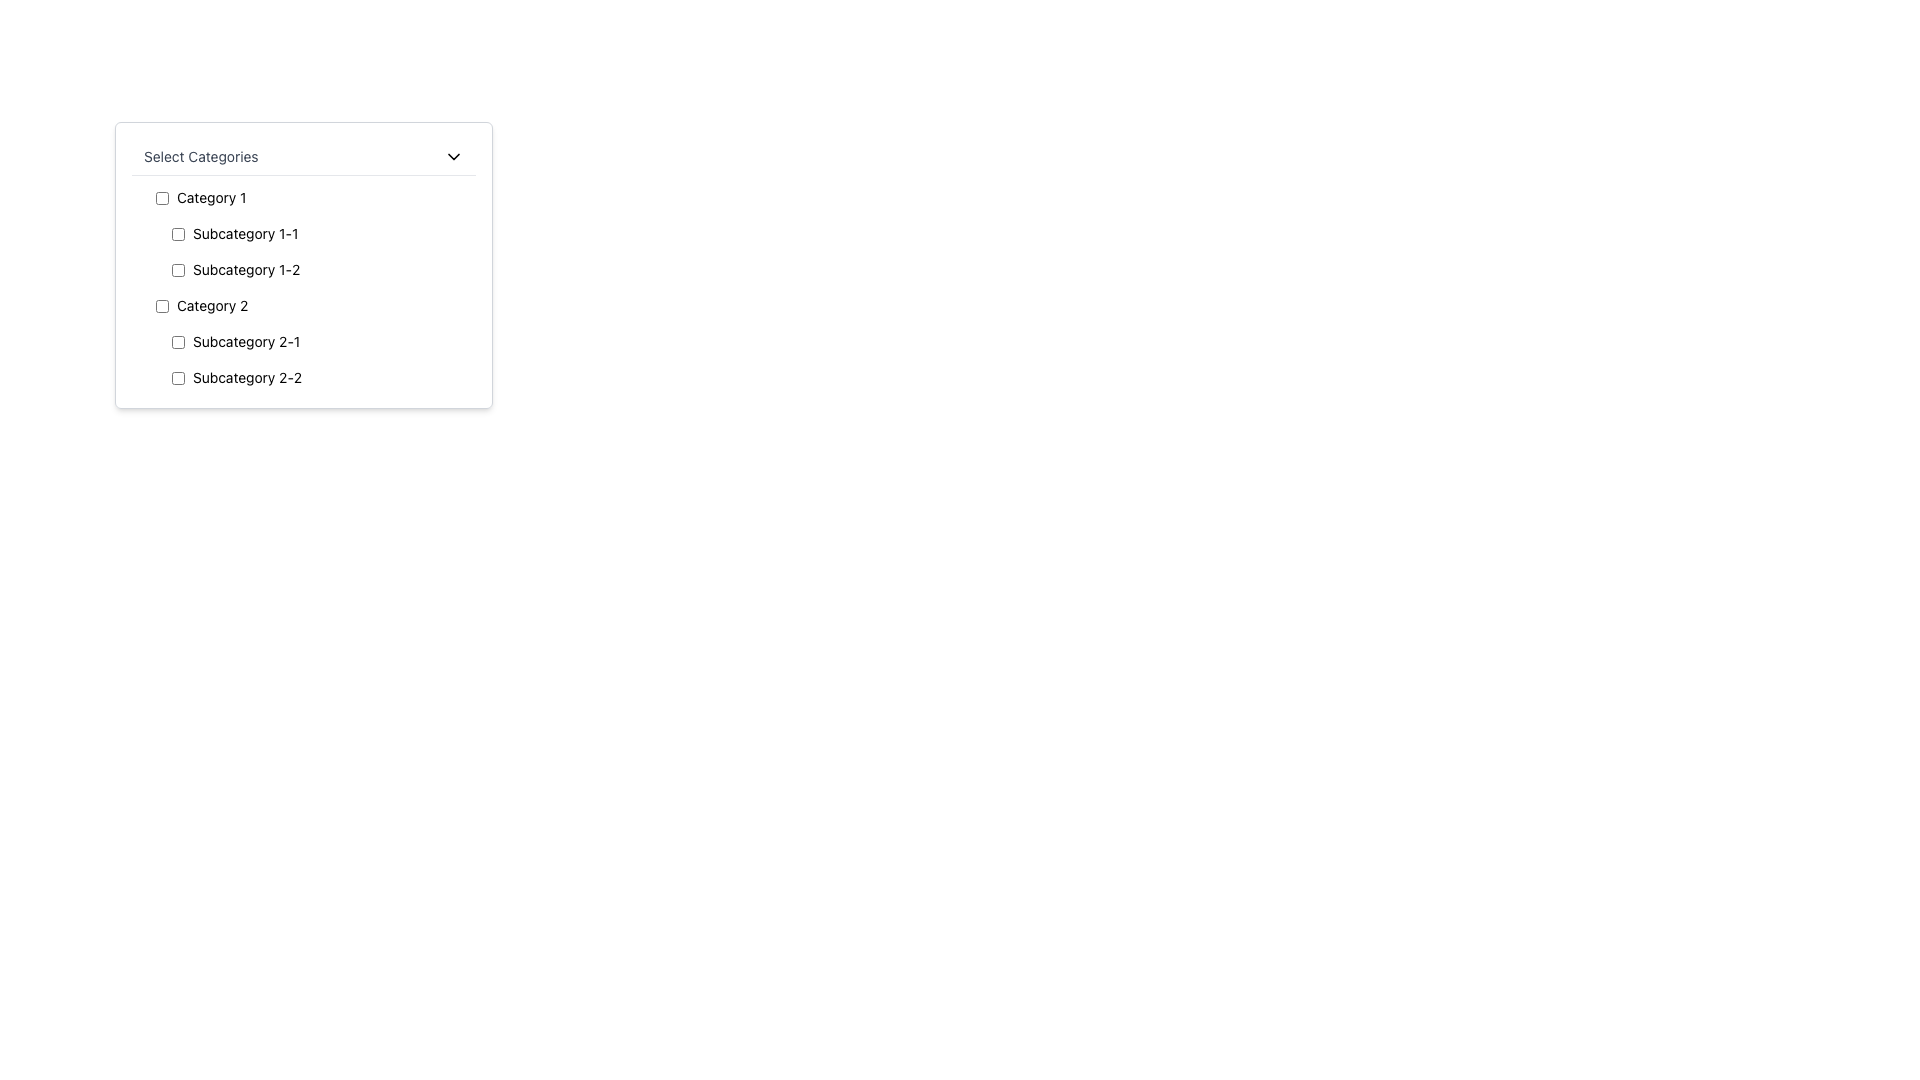 The image size is (1920, 1080). What do you see at coordinates (178, 341) in the screenshot?
I see `the checkbox located to the left of the text 'Subcategory 2-1'` at bounding box center [178, 341].